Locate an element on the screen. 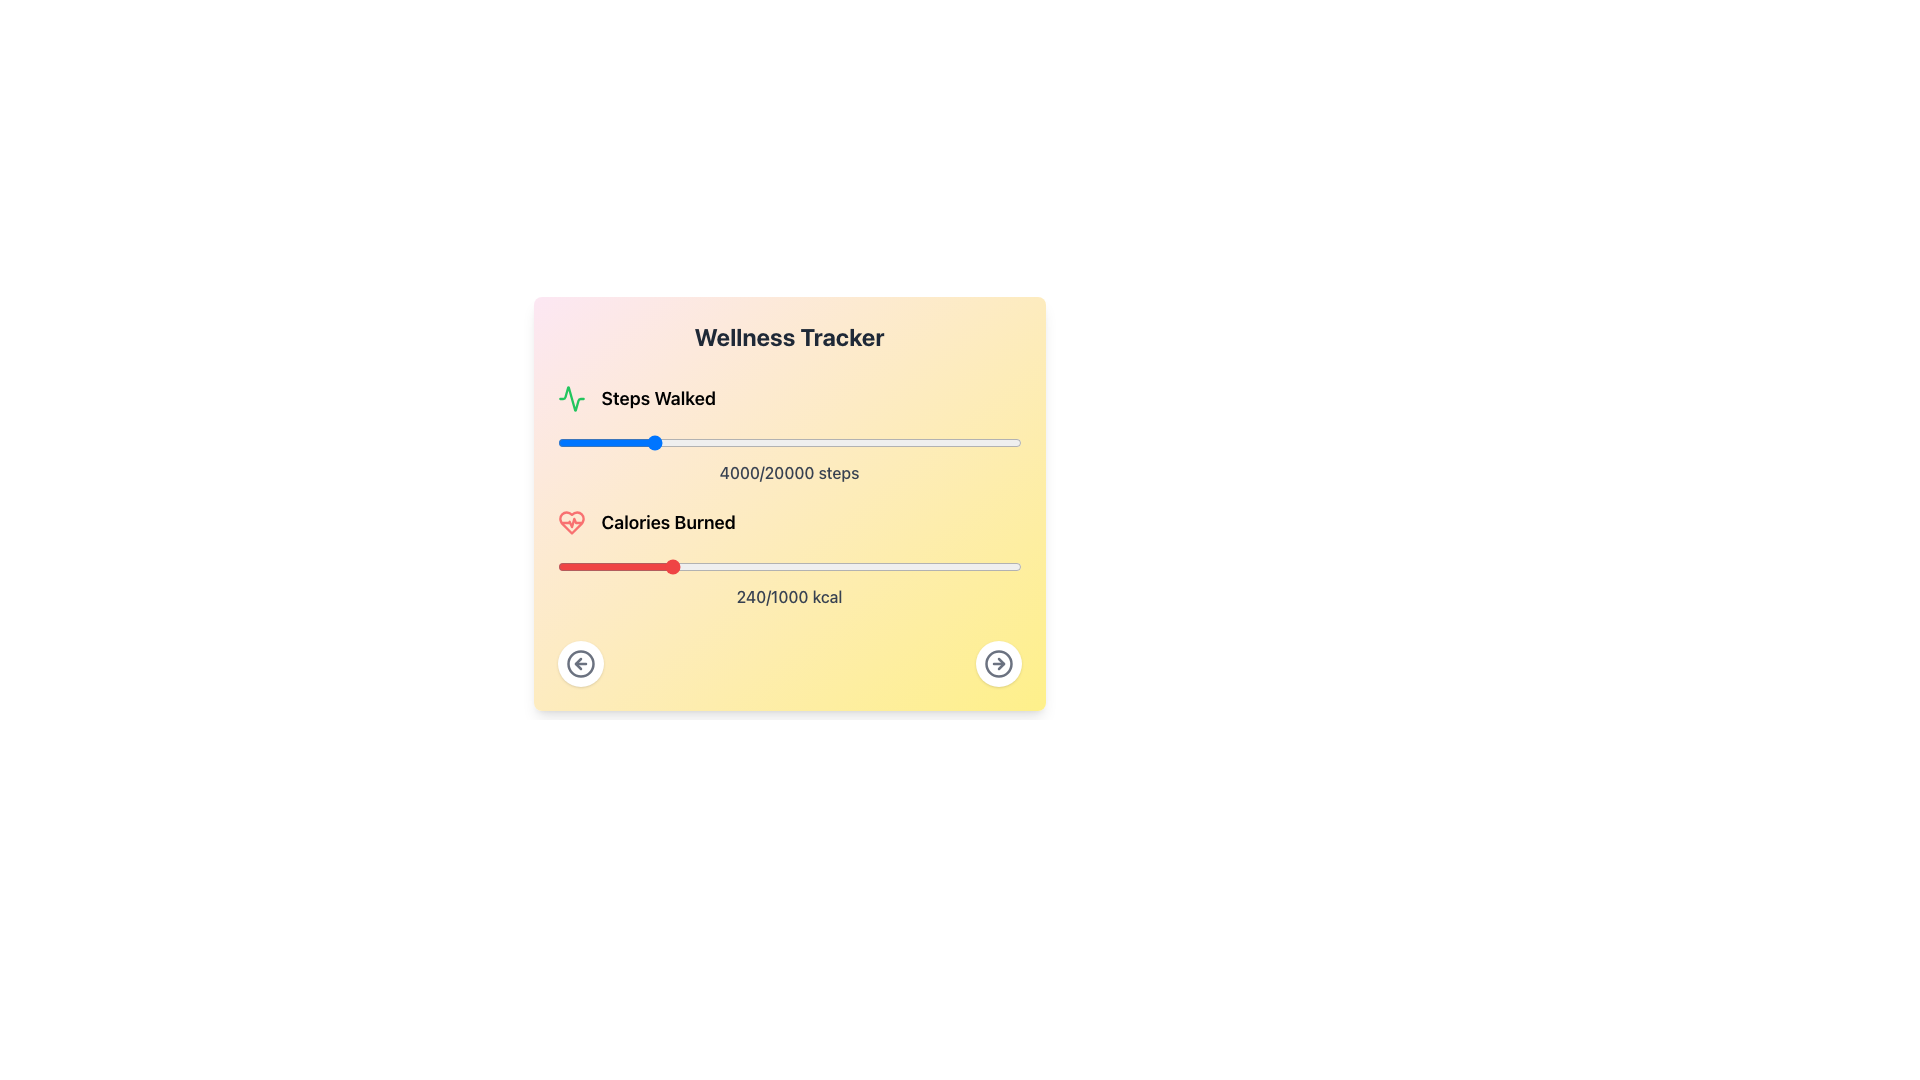  calories burned slider is located at coordinates (969, 567).